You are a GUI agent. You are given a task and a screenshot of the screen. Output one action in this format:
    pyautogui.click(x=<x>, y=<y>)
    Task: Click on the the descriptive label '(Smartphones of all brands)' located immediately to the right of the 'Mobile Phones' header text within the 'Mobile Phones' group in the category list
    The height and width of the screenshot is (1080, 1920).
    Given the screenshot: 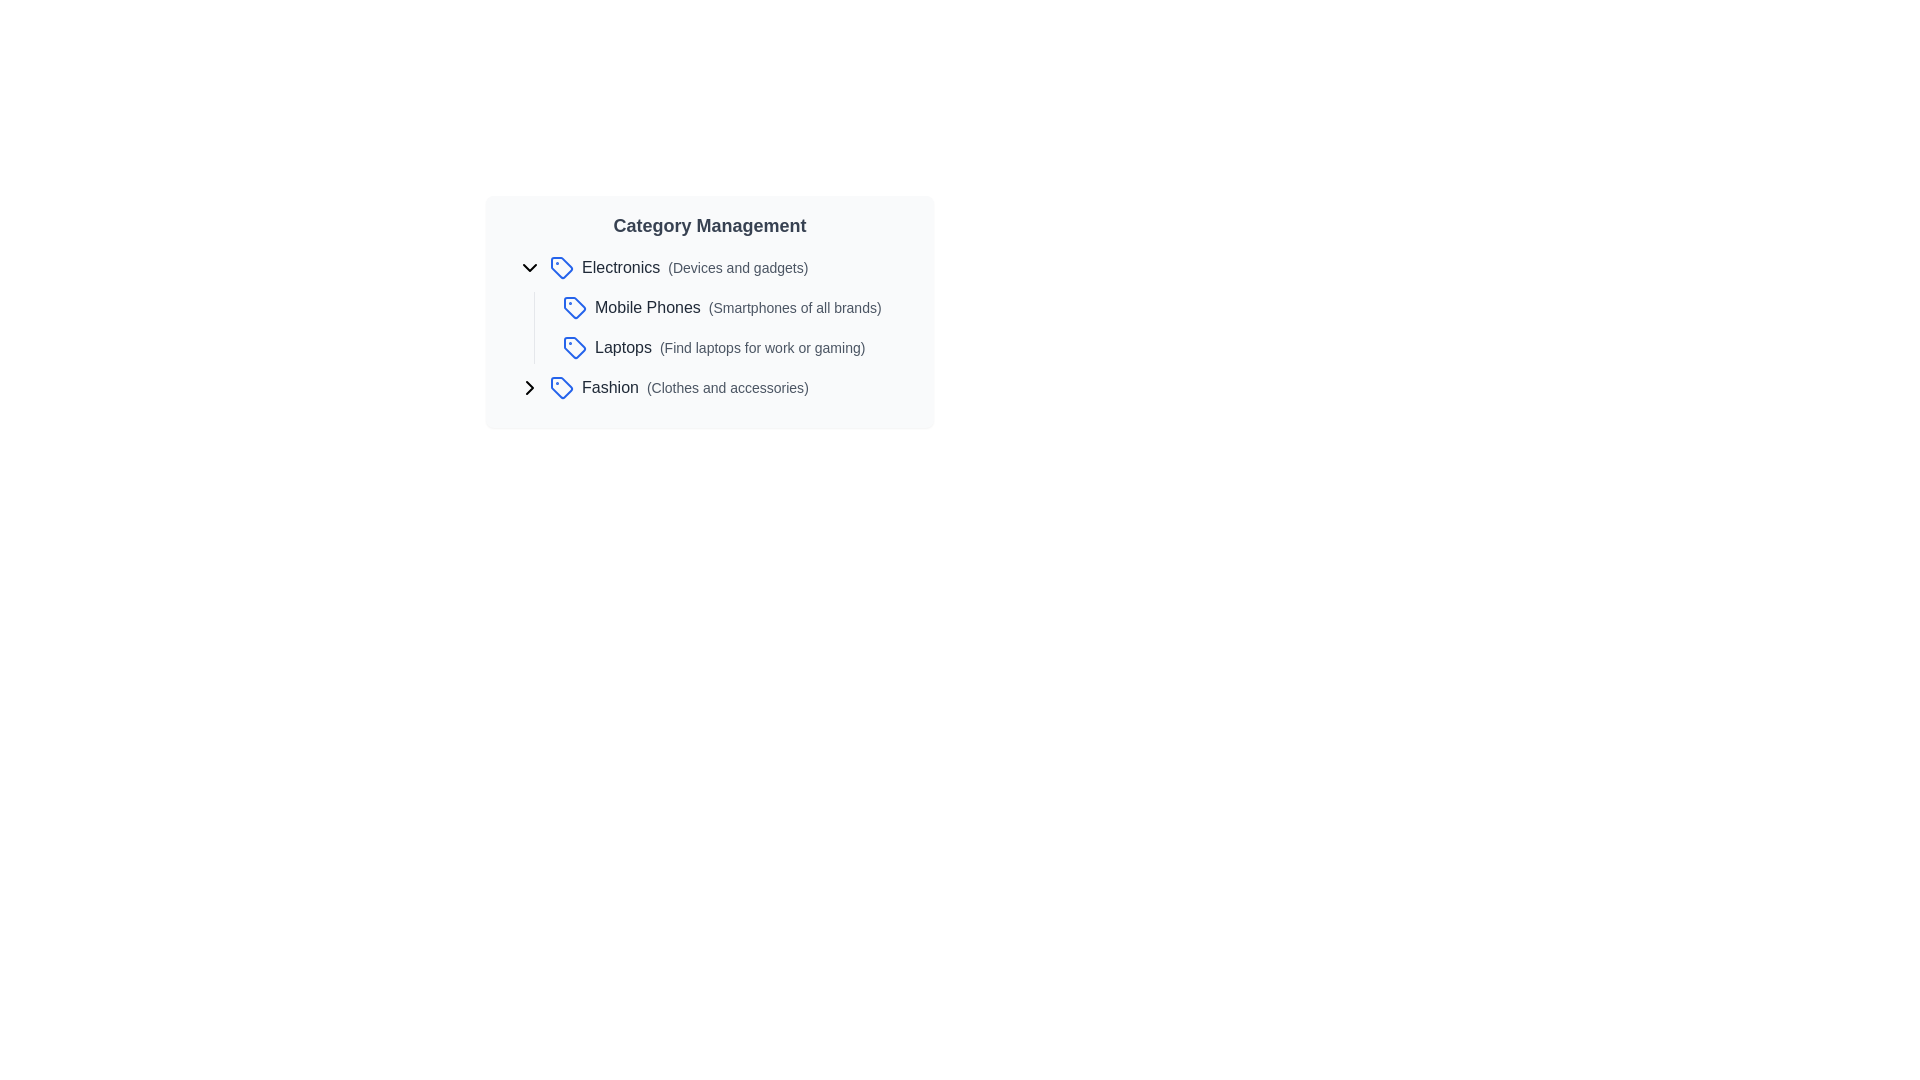 What is the action you would take?
    pyautogui.click(x=794, y=308)
    